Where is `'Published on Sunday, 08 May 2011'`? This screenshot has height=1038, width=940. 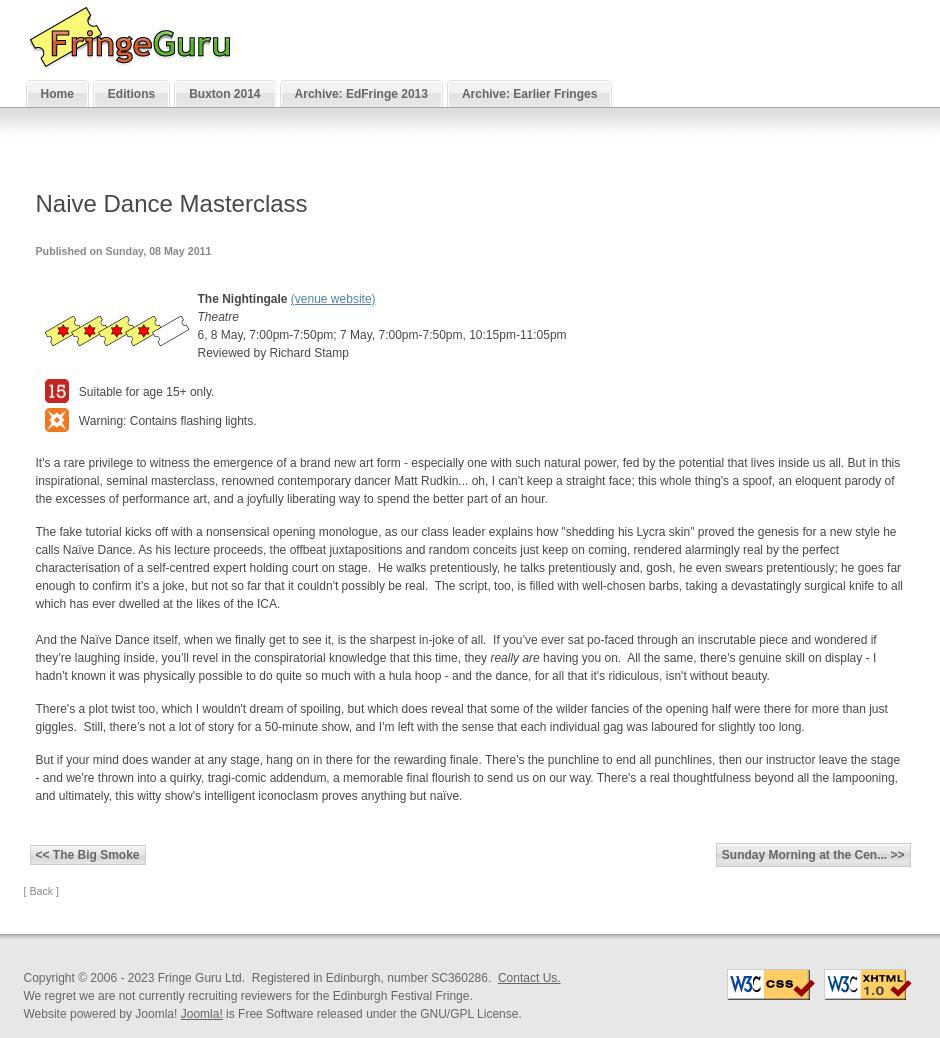 'Published on Sunday, 08 May 2011' is located at coordinates (34, 249).